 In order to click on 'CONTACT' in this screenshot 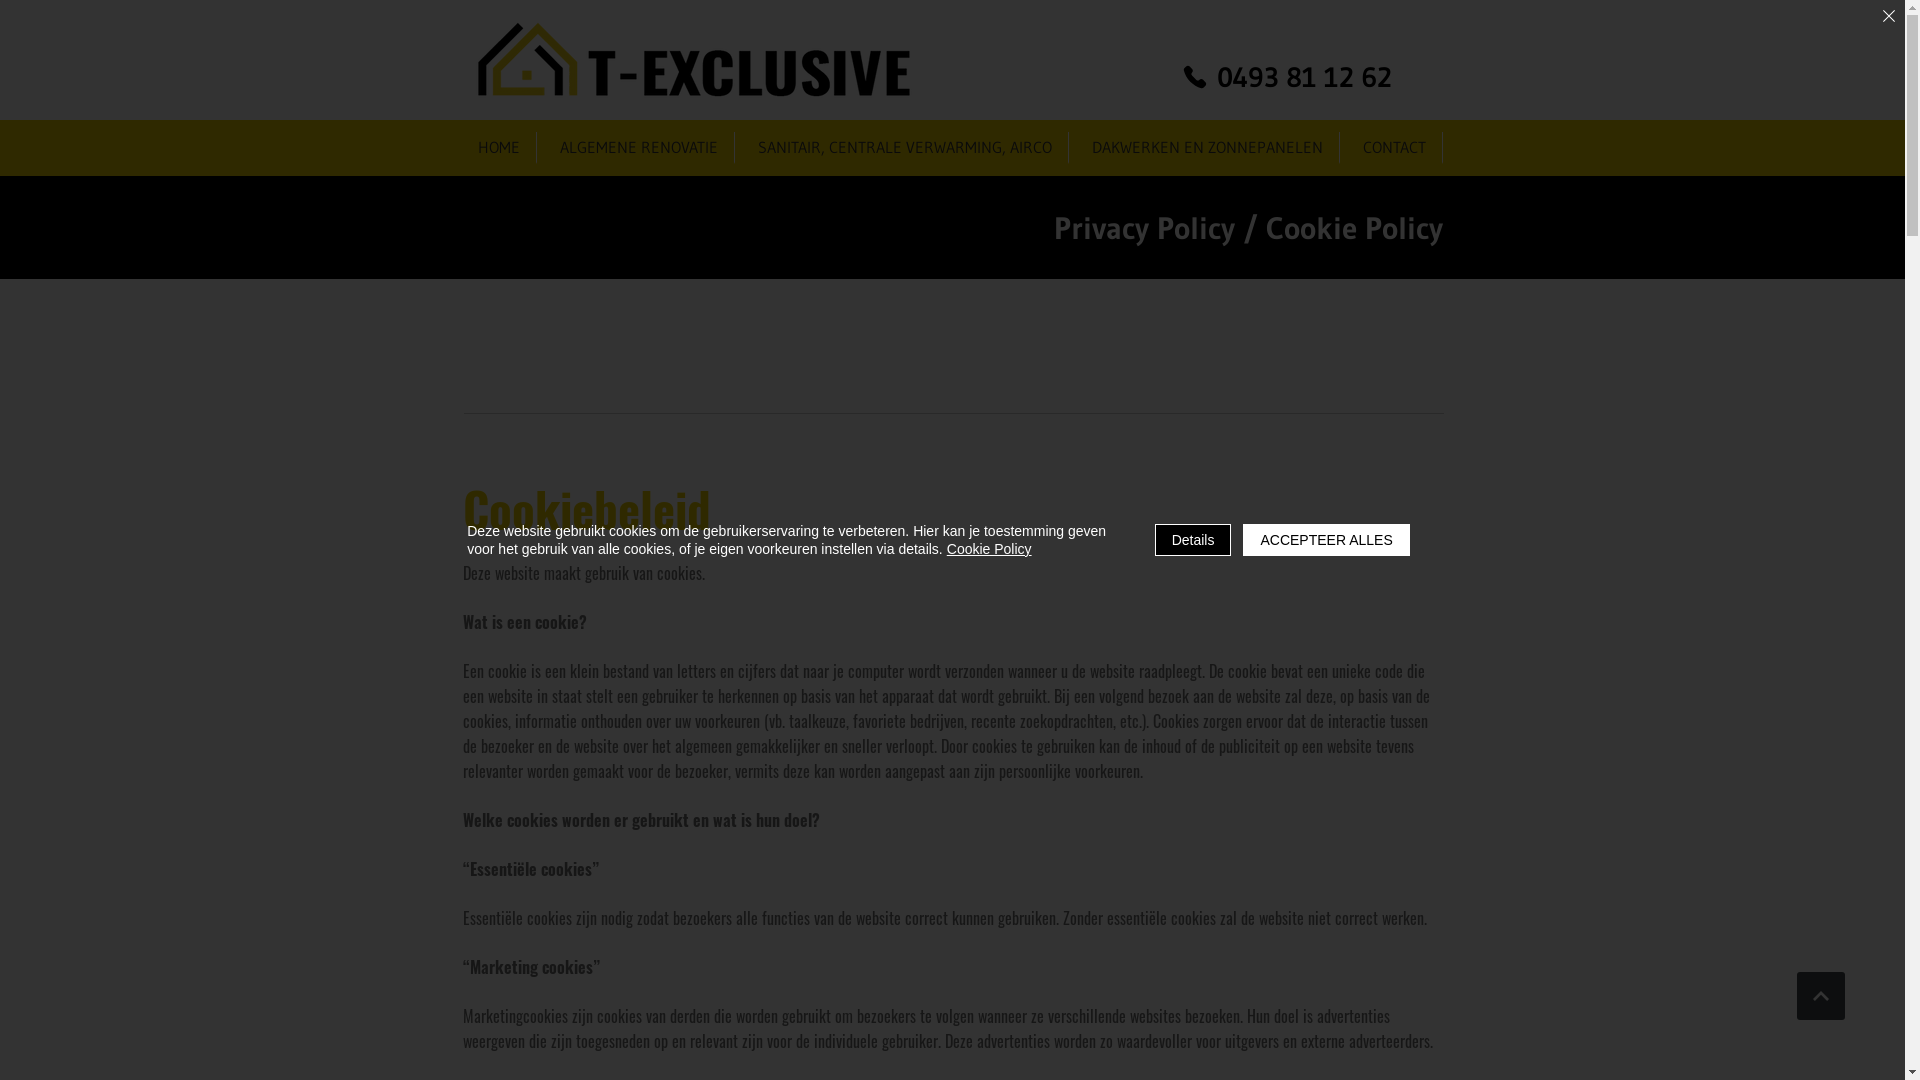, I will do `click(1394, 146)`.